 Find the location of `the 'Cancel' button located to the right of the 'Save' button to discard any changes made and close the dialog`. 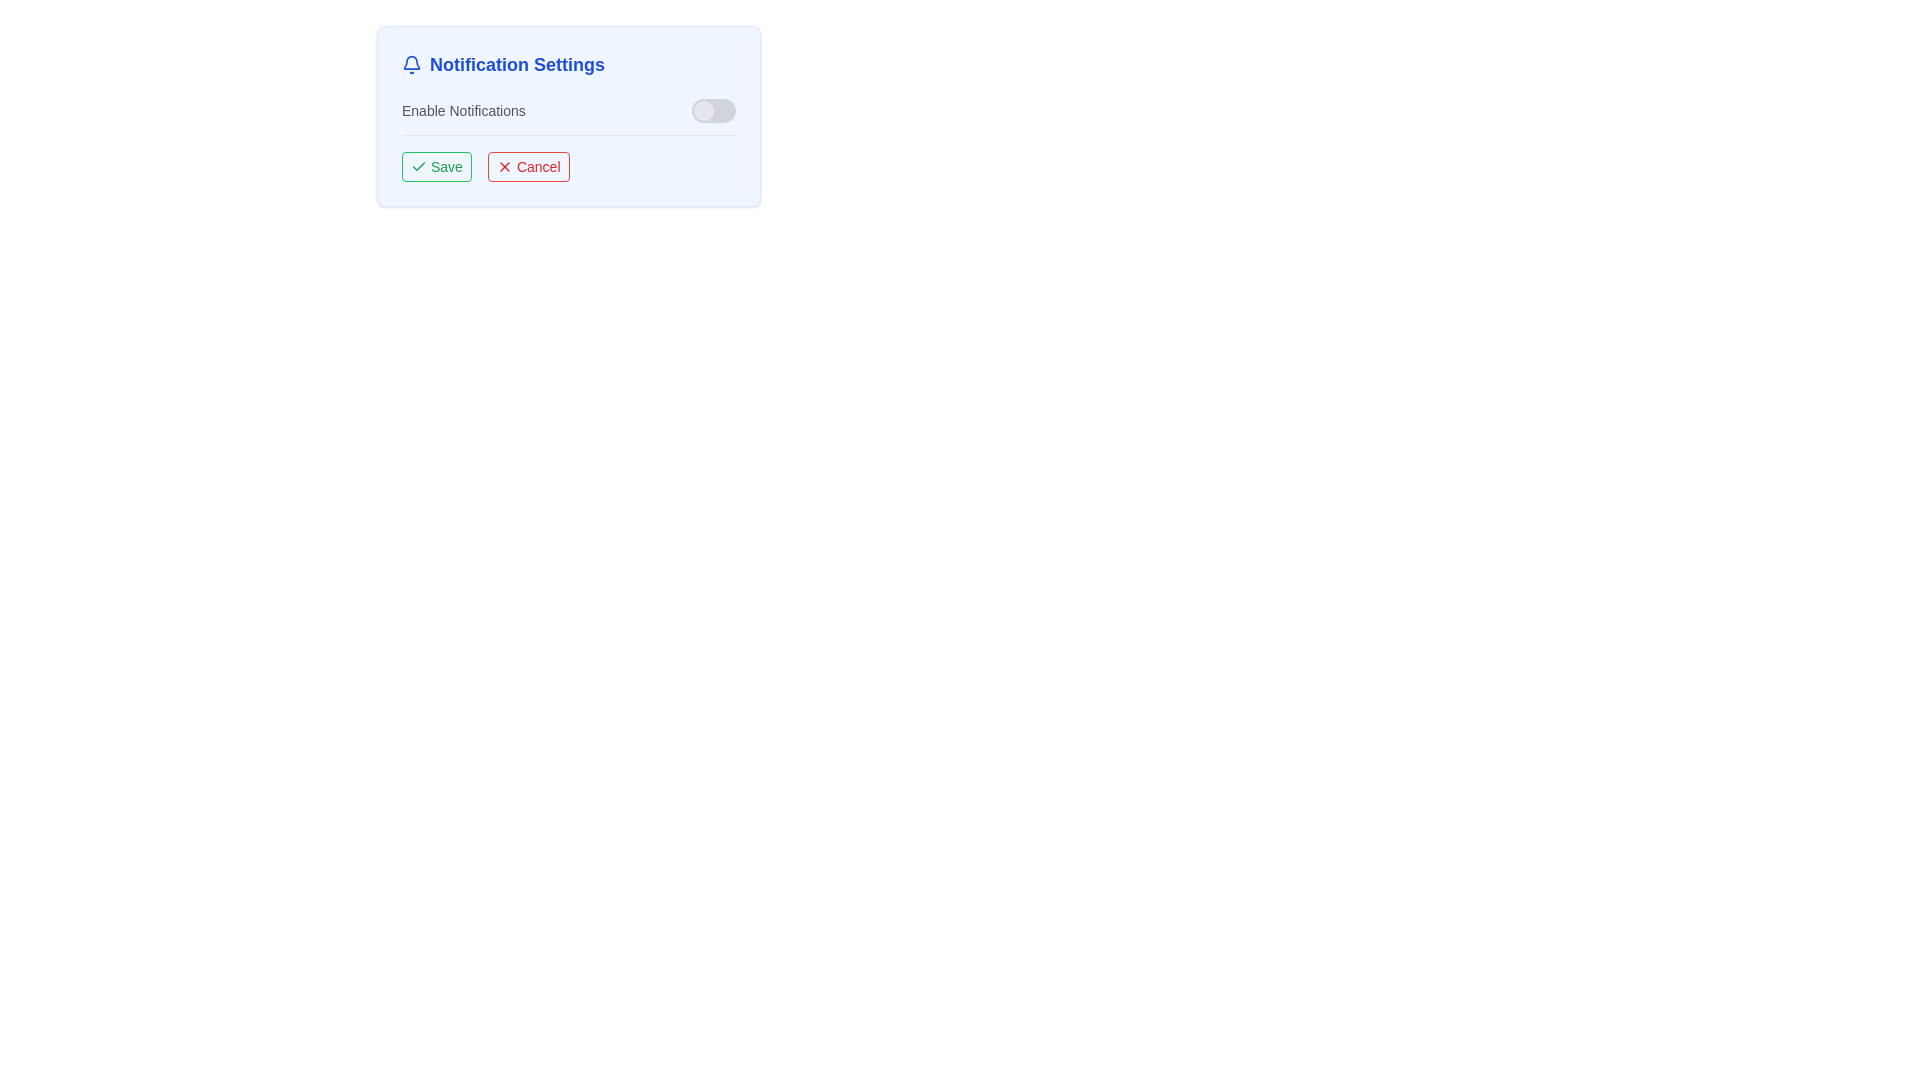

the 'Cancel' button located to the right of the 'Save' button to discard any changes made and close the dialog is located at coordinates (528, 165).